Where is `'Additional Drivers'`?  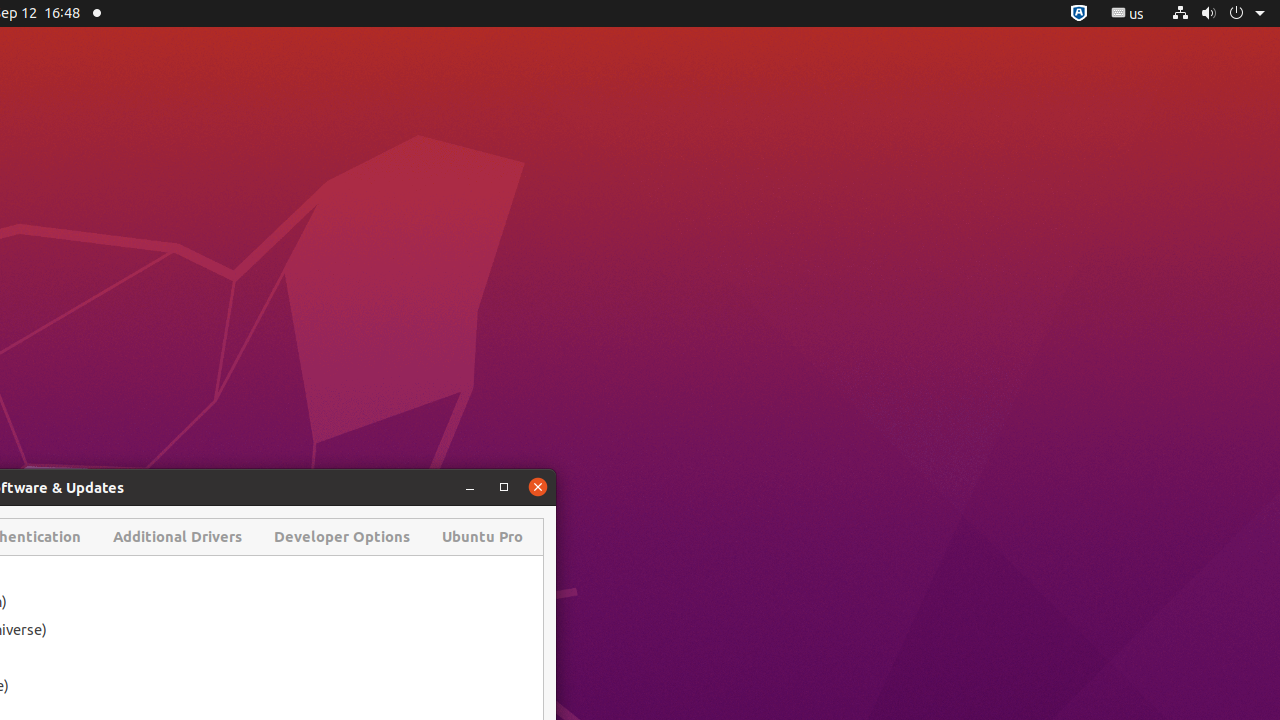 'Additional Drivers' is located at coordinates (177, 535).